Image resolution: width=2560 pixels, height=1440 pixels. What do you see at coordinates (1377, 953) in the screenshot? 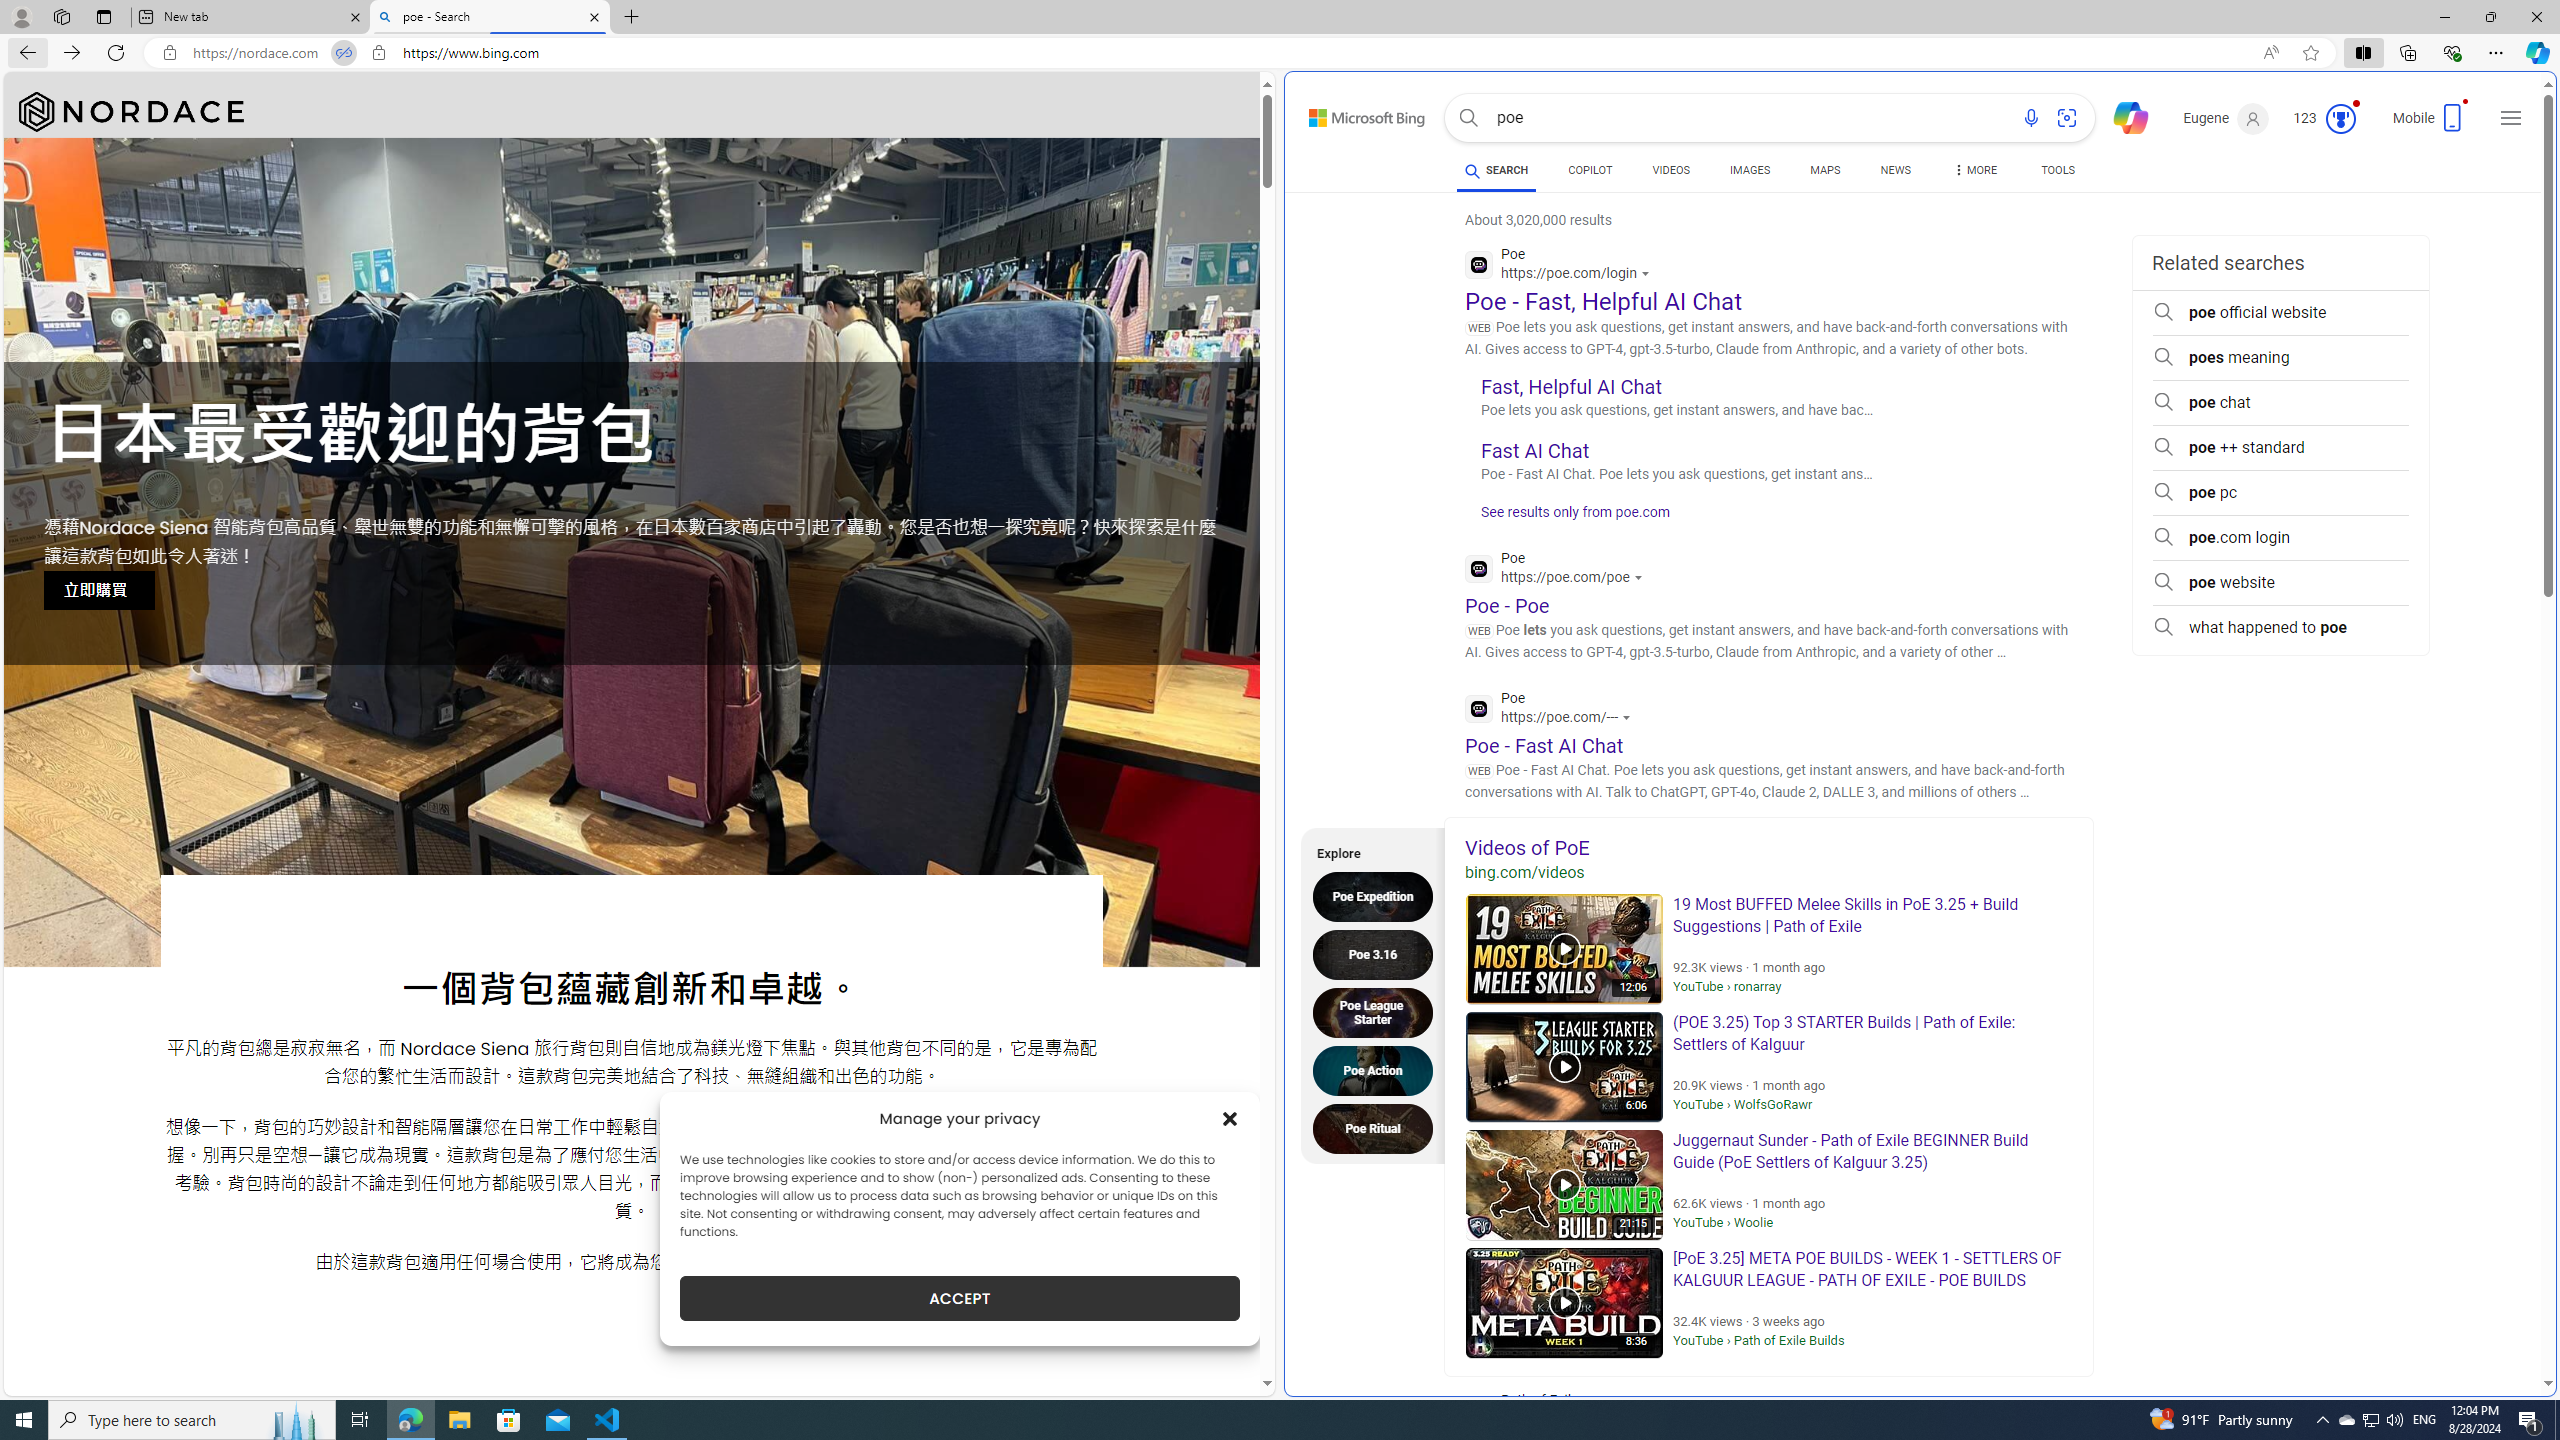
I see `'Poe 3.16'` at bounding box center [1377, 953].